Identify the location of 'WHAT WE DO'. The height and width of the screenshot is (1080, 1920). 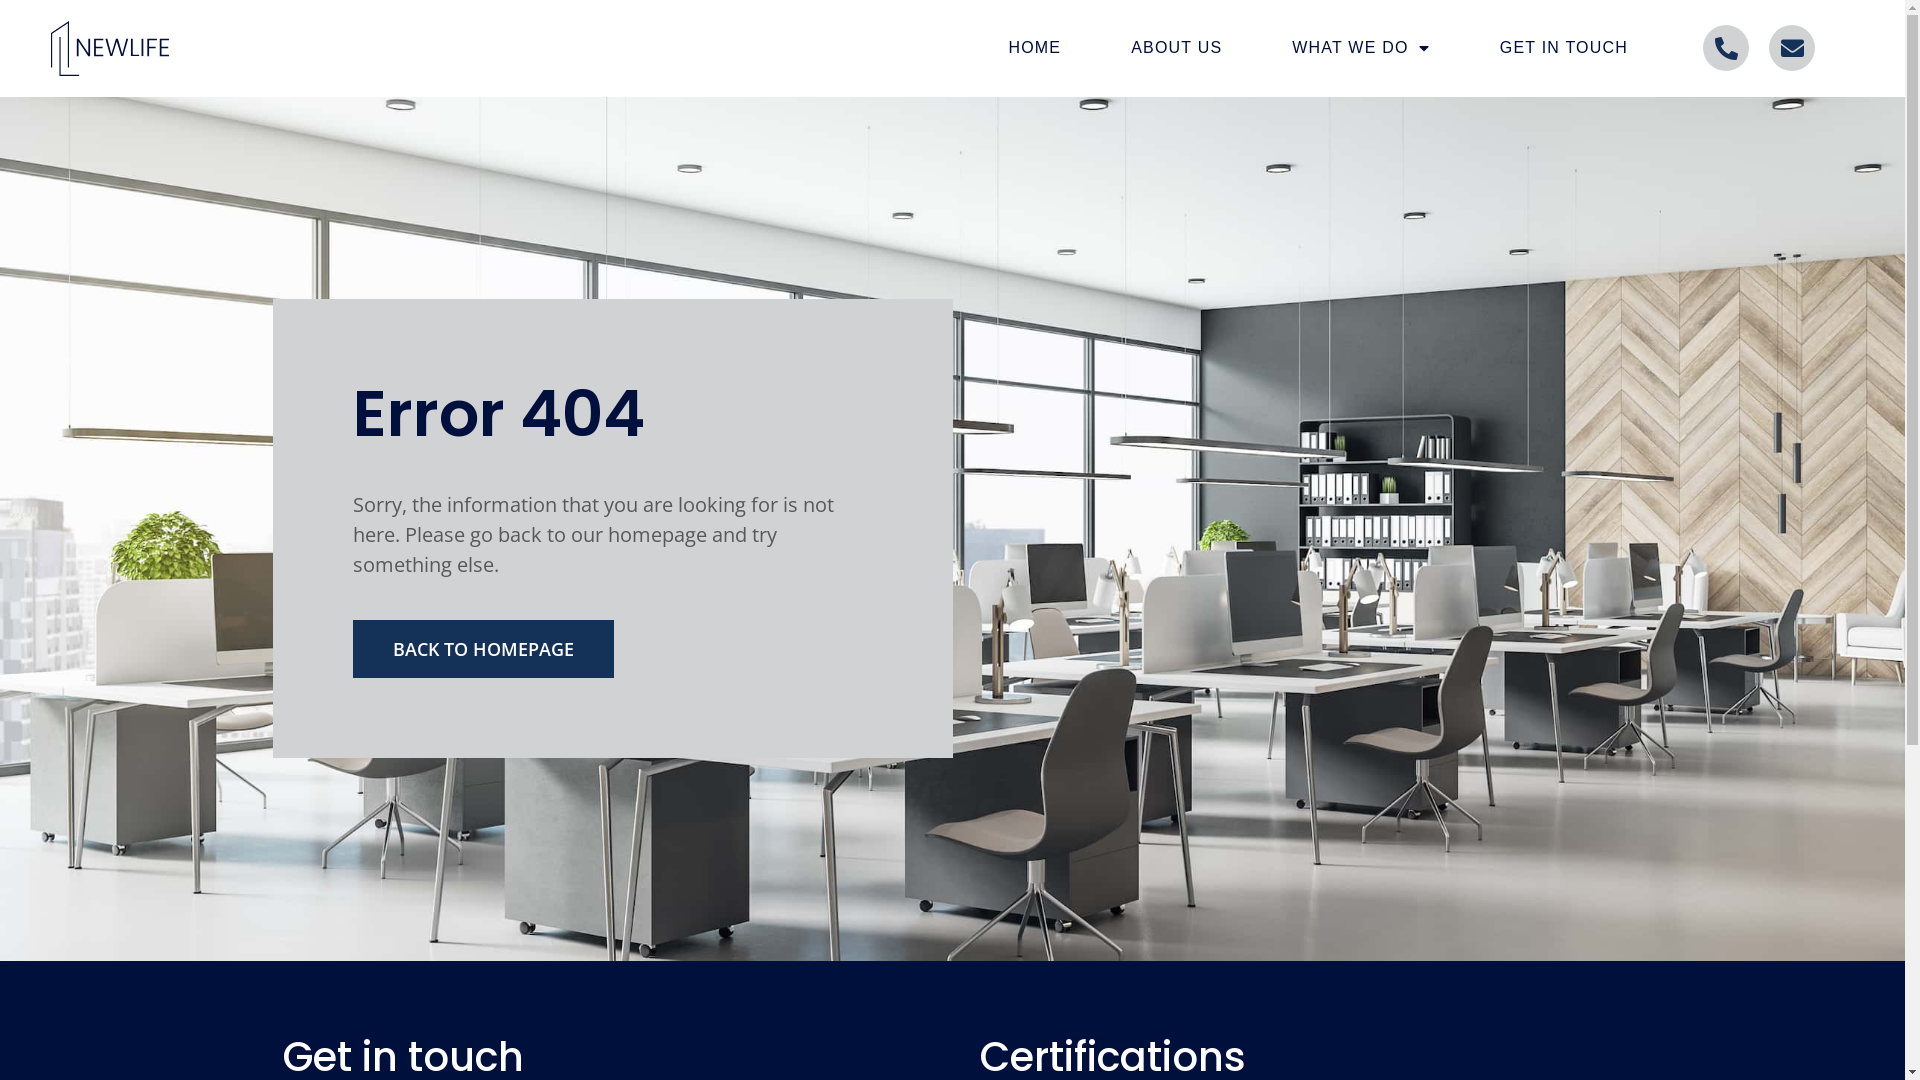
(1360, 46).